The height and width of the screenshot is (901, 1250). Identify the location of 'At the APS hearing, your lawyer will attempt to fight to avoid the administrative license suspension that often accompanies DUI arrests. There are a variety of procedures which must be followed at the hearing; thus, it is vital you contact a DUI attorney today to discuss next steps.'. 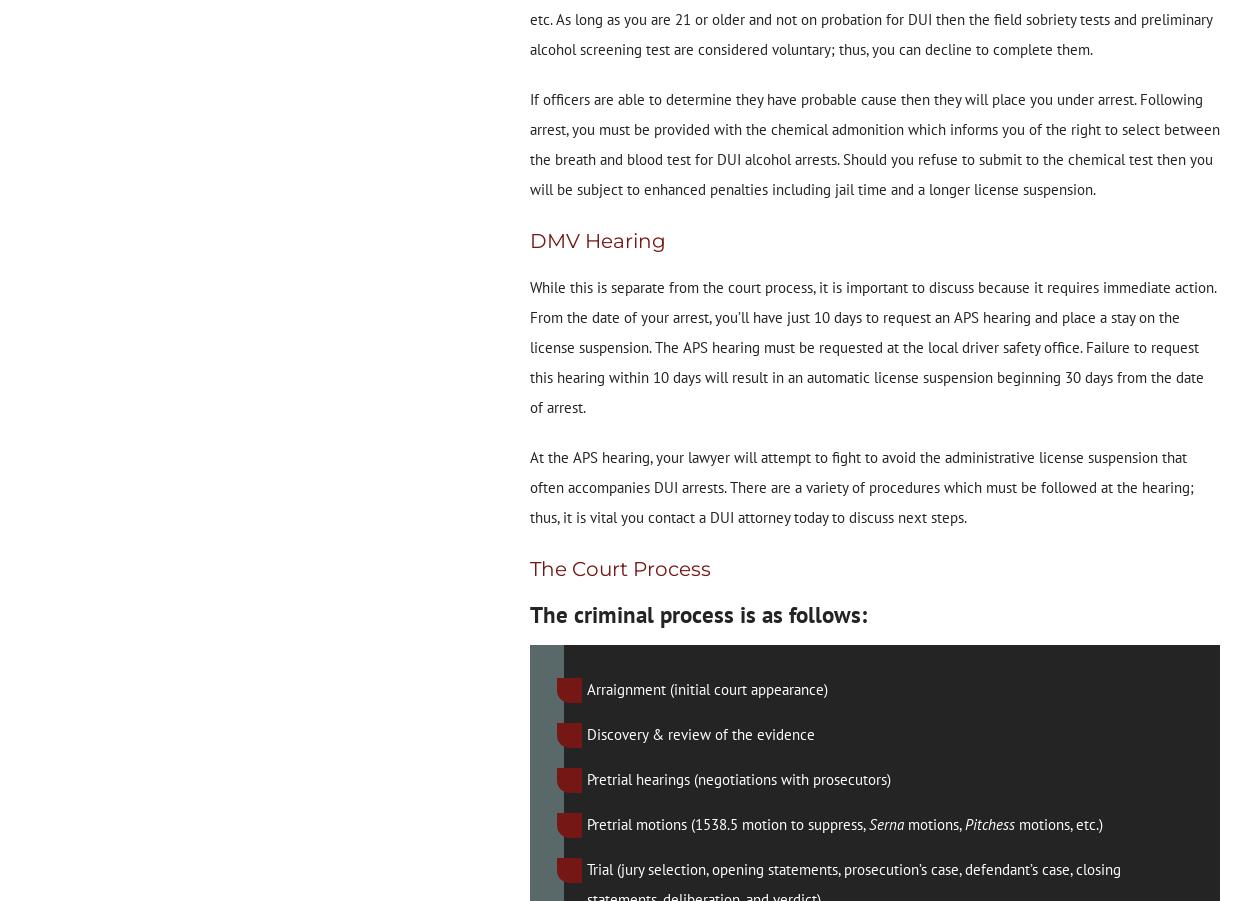
(529, 486).